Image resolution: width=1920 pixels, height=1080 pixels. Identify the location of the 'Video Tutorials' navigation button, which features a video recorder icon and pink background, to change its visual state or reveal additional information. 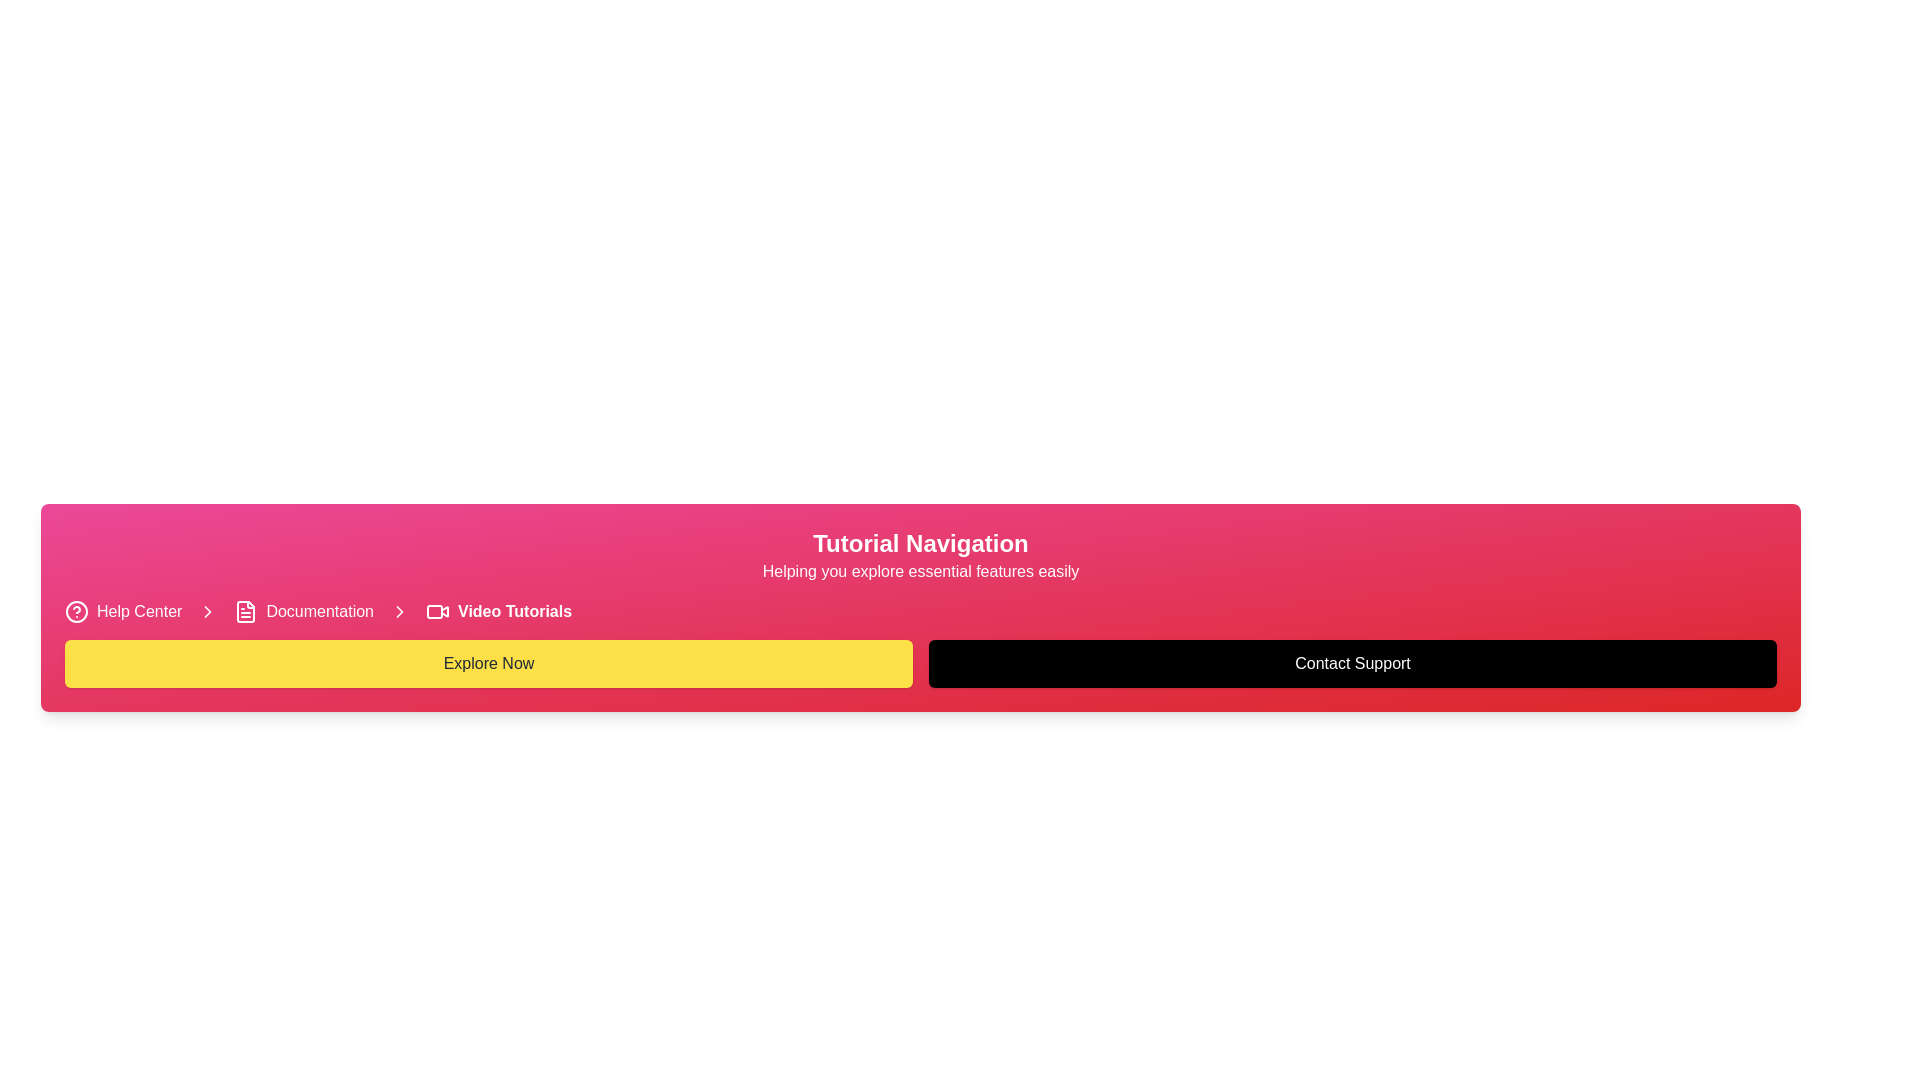
(499, 611).